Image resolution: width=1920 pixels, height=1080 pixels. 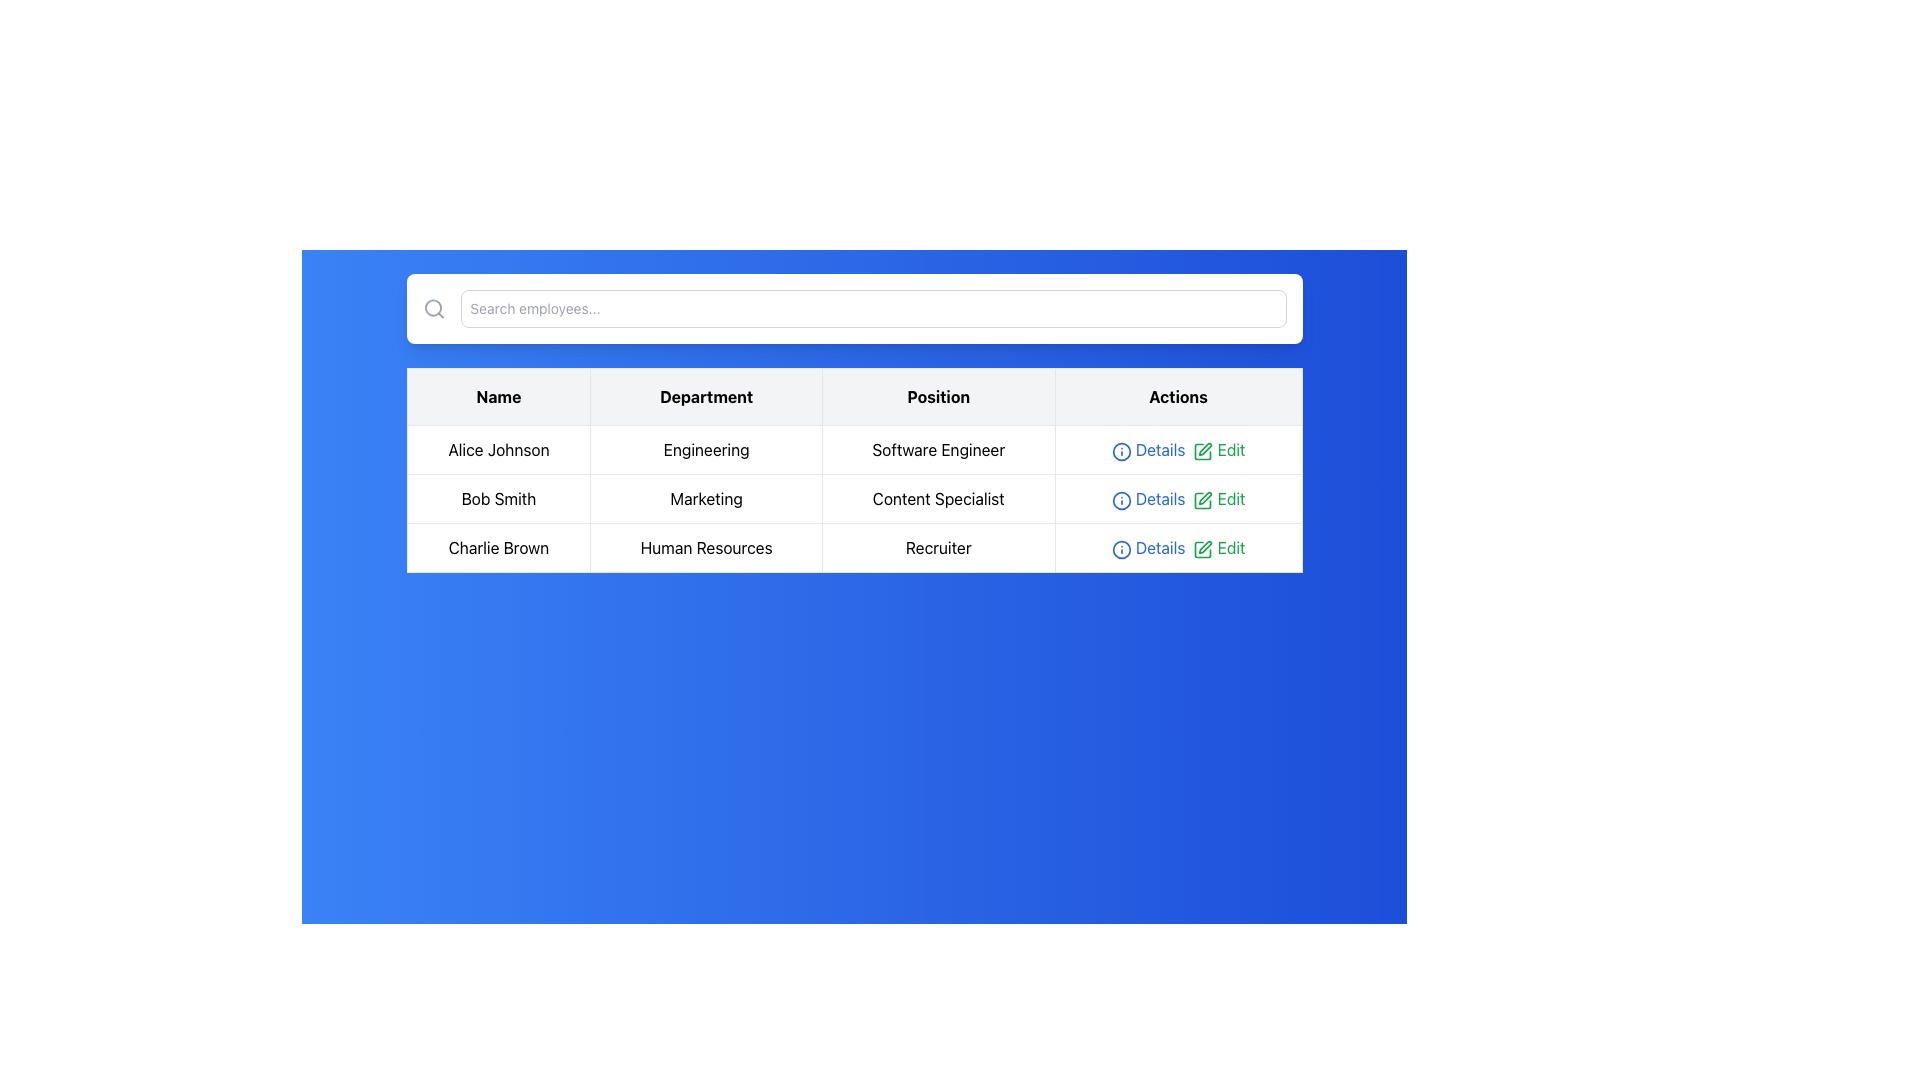 I want to click on the second table row displaying details about 'Bob Smith', which is located between the rows for 'Alice Johnson' and 'Charlie Brown', so click(x=854, y=497).